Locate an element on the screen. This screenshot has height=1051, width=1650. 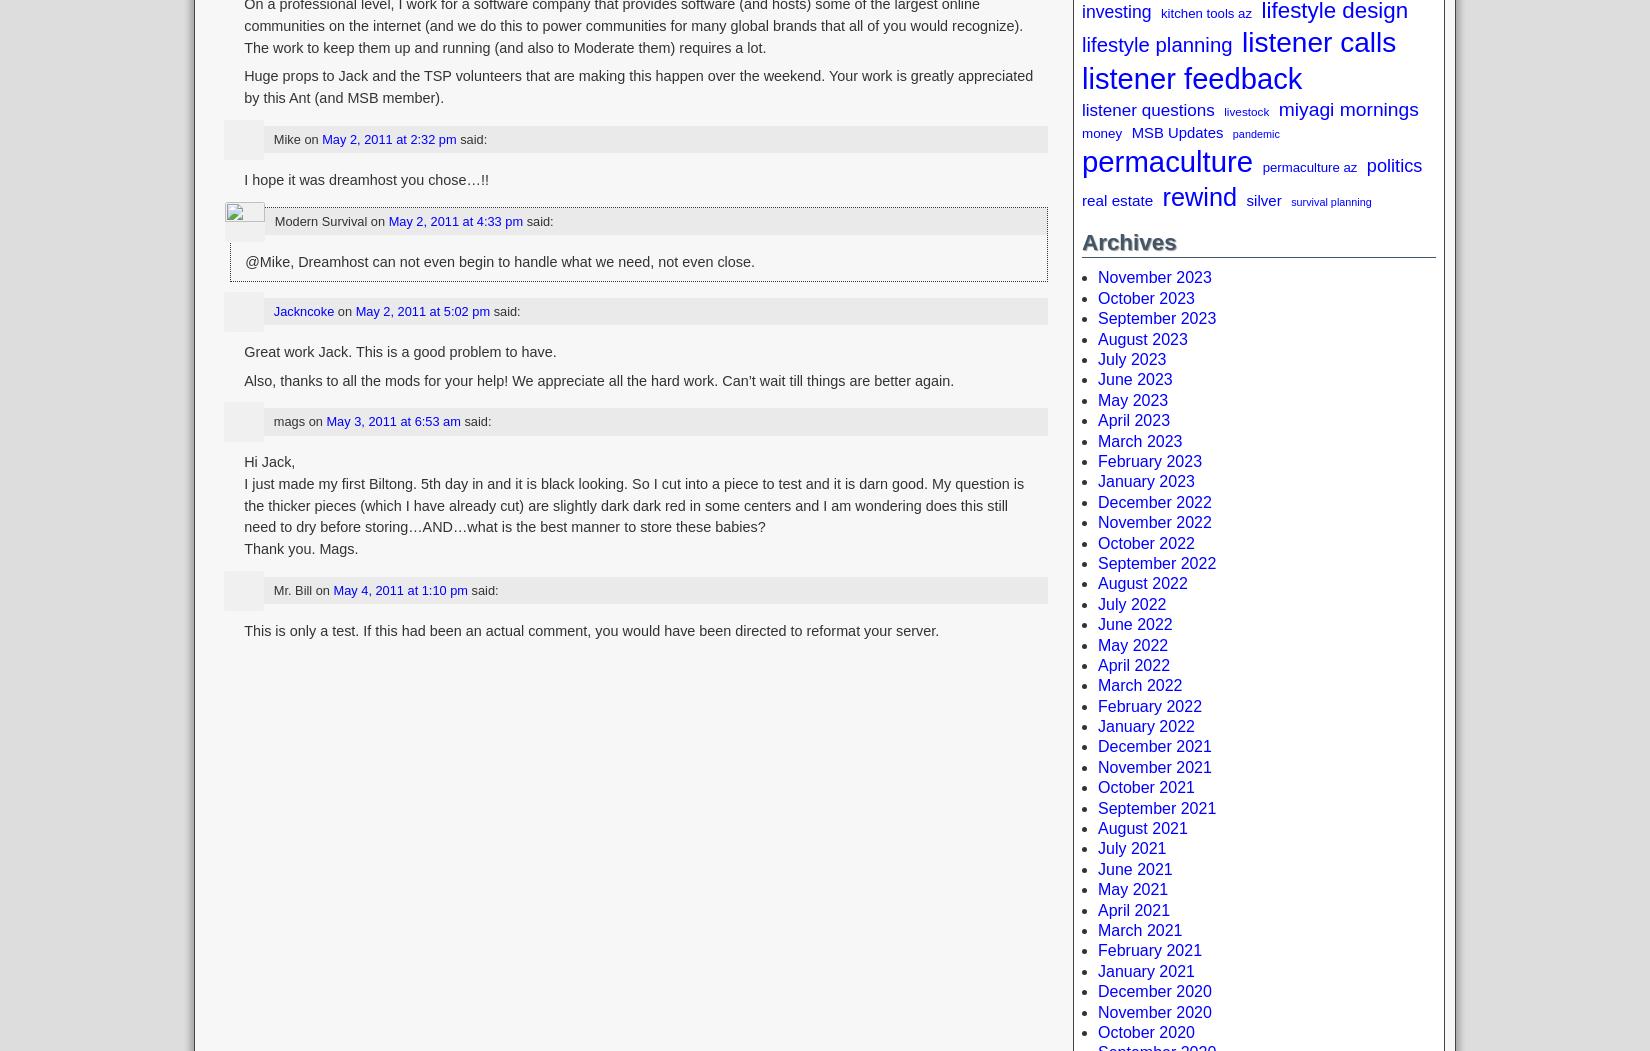
'May 2023' is located at coordinates (1133, 398).